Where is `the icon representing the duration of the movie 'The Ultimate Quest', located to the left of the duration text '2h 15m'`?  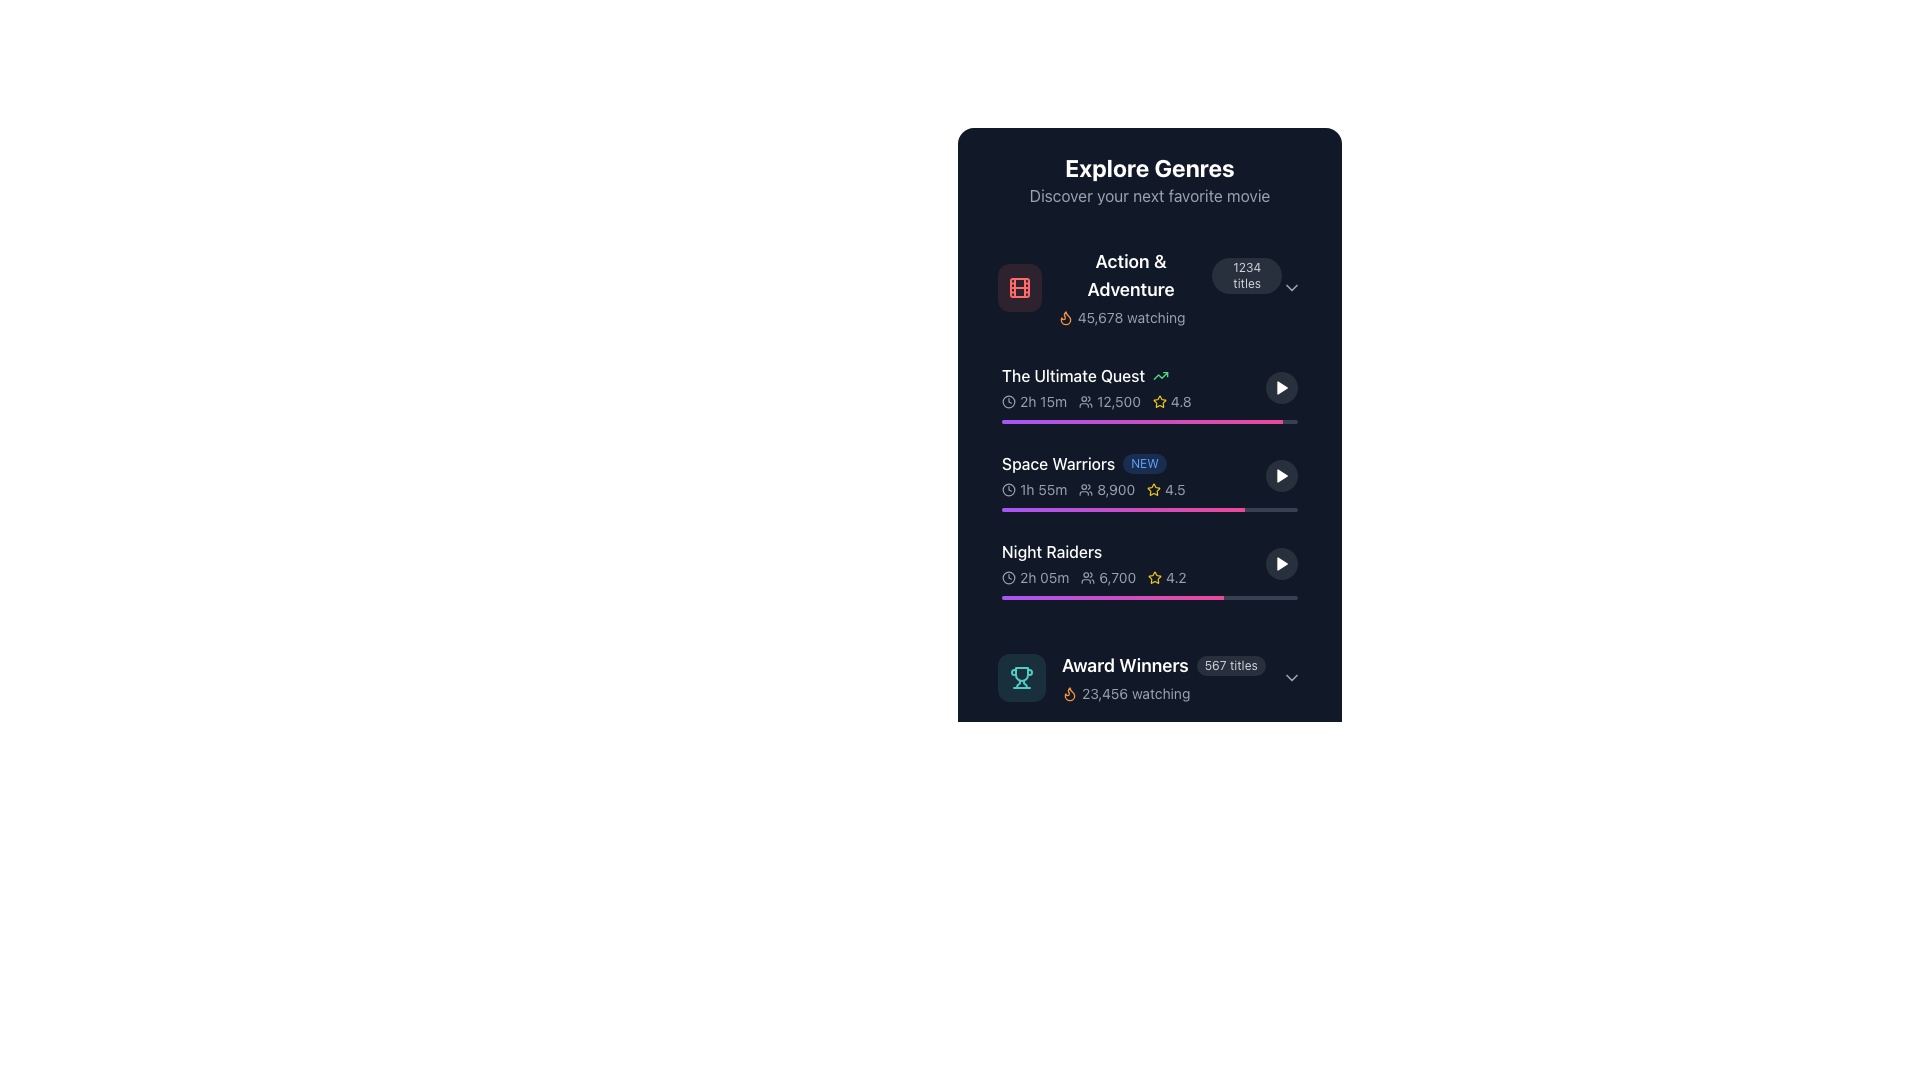 the icon representing the duration of the movie 'The Ultimate Quest', located to the left of the duration text '2h 15m' is located at coordinates (1008, 401).